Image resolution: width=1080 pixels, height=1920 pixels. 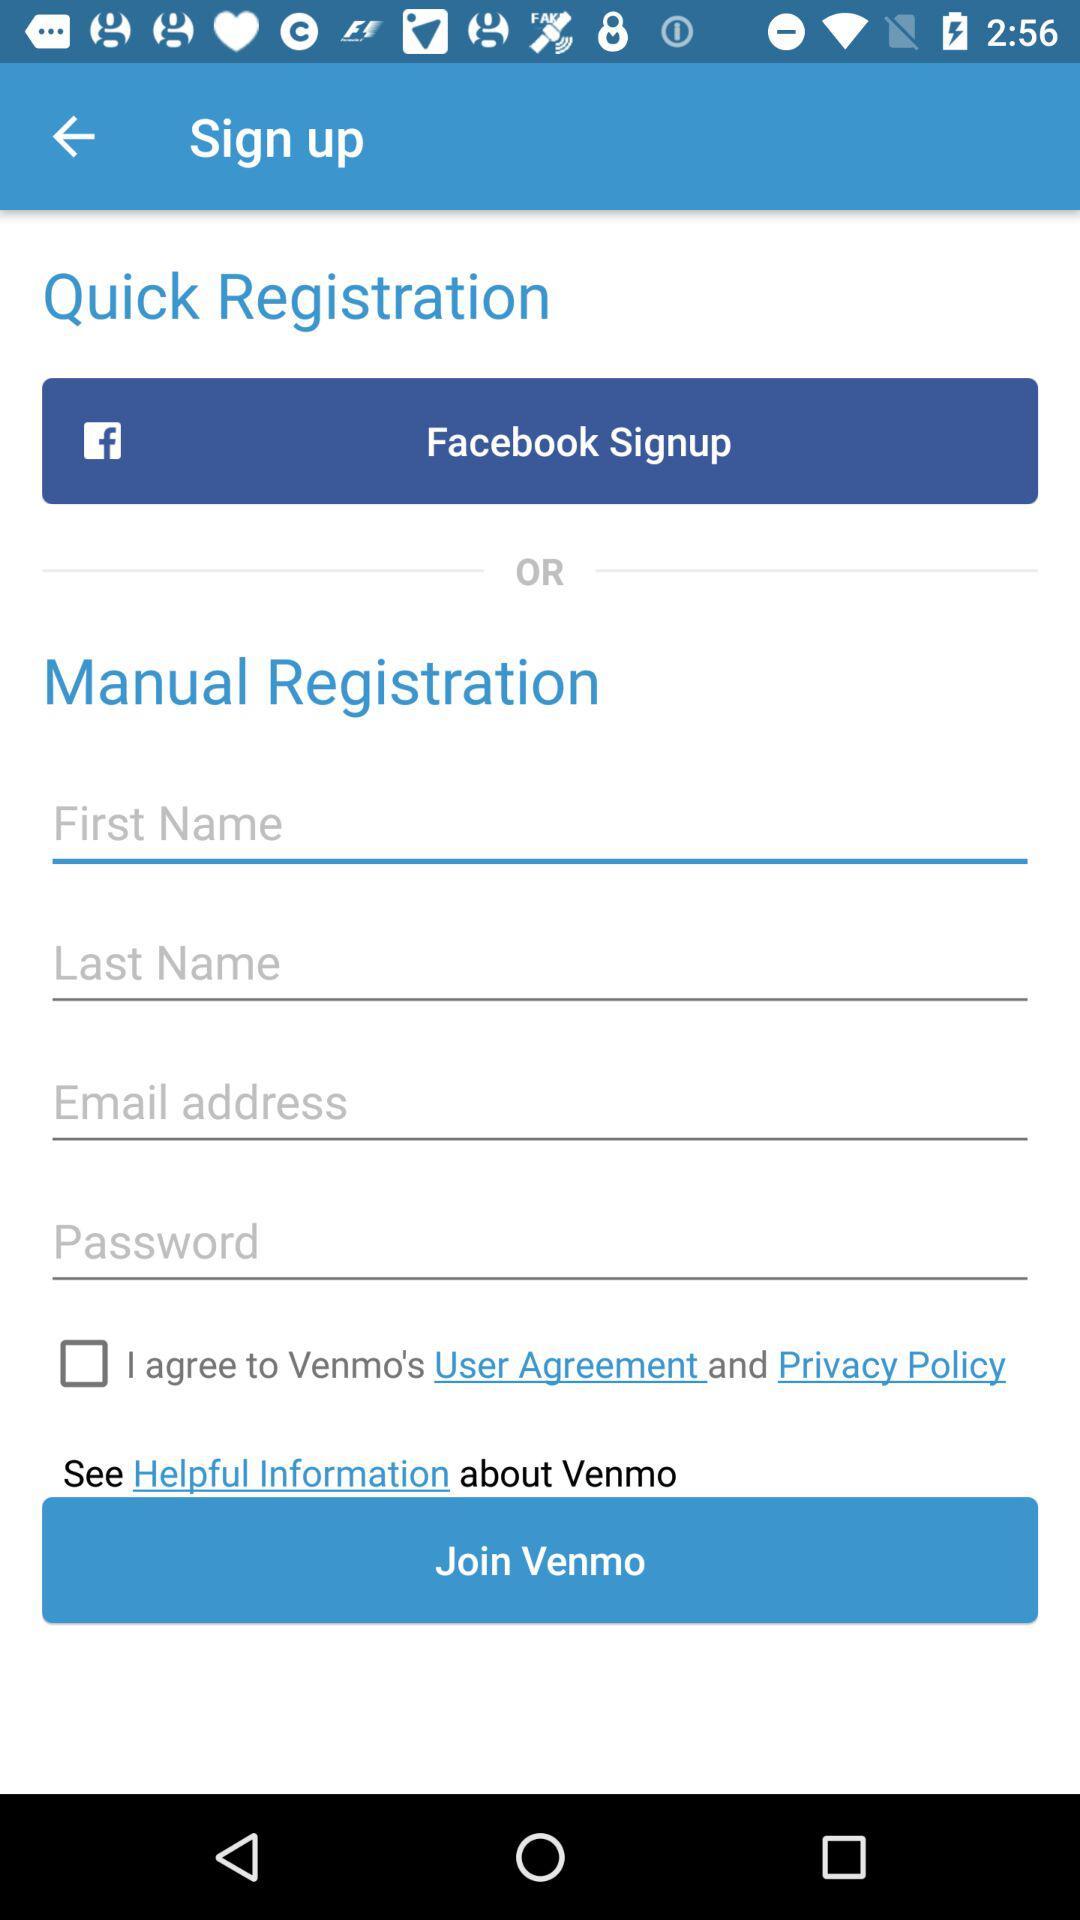 What do you see at coordinates (540, 1101) in the screenshot?
I see `the field below last name` at bounding box center [540, 1101].